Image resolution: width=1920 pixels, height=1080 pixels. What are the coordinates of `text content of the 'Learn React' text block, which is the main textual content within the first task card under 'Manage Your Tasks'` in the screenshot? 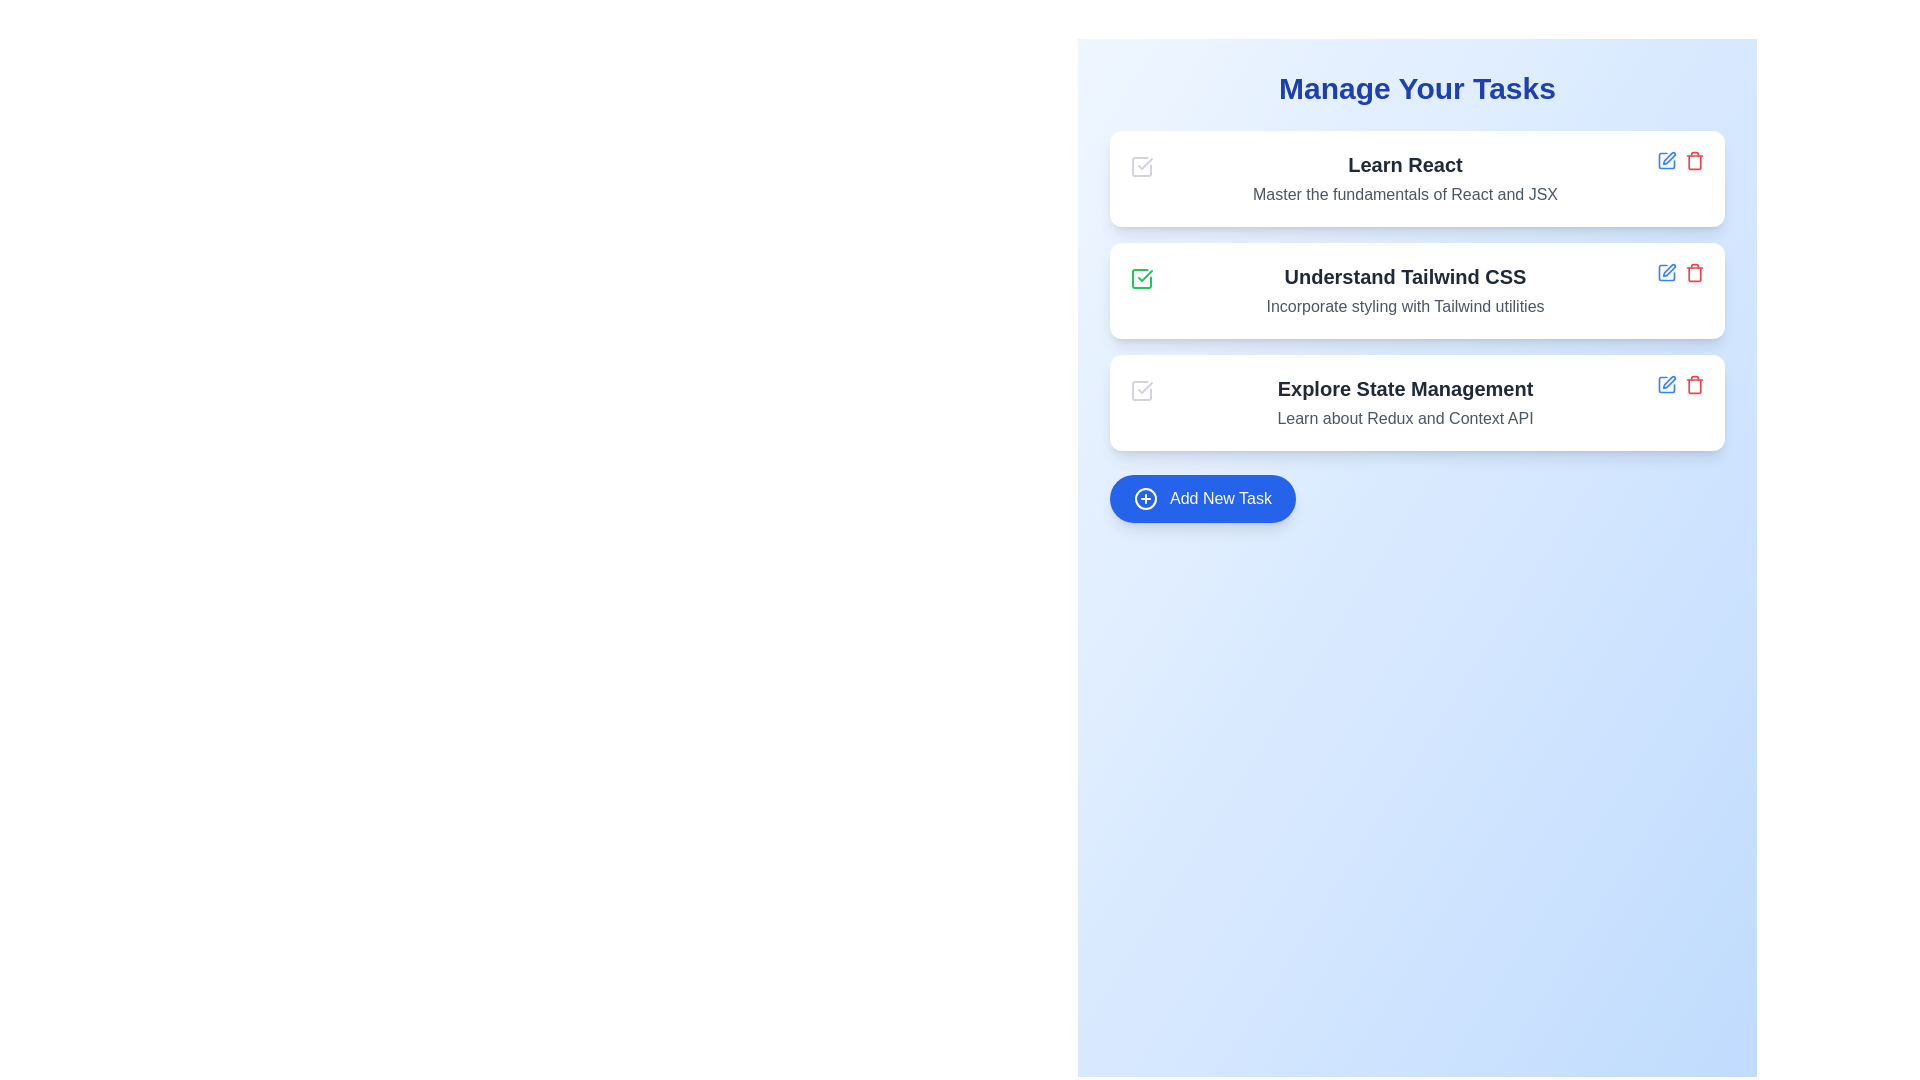 It's located at (1404, 177).